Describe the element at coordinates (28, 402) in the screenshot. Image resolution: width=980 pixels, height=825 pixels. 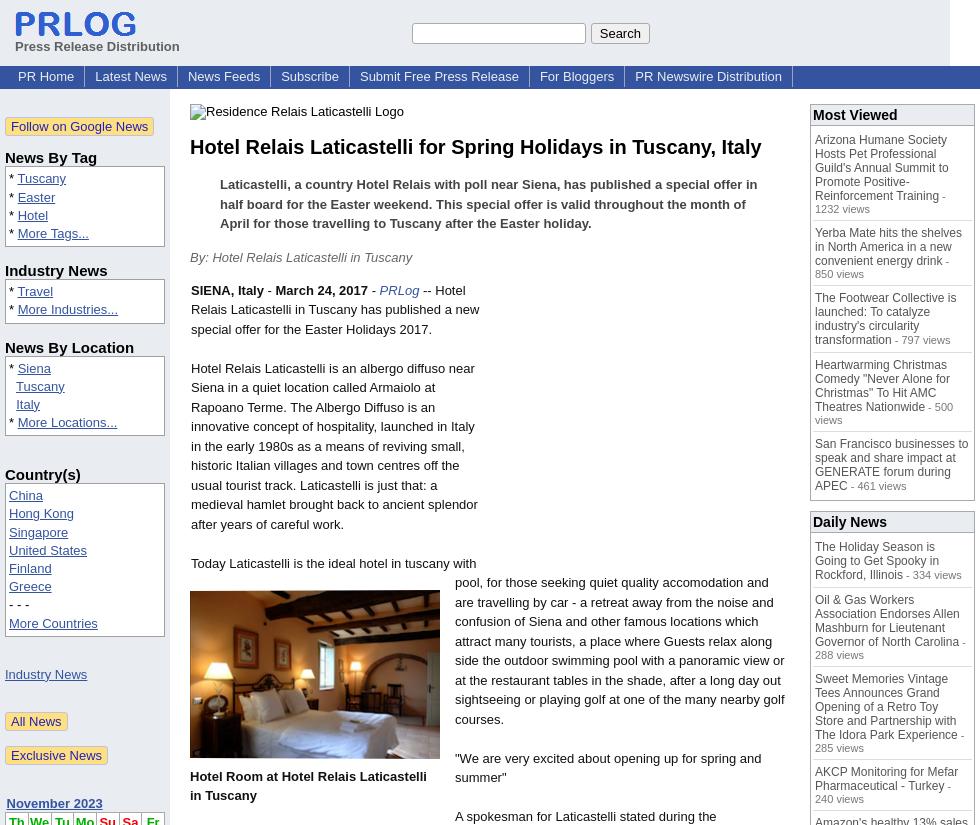
I see `'Italy'` at that location.